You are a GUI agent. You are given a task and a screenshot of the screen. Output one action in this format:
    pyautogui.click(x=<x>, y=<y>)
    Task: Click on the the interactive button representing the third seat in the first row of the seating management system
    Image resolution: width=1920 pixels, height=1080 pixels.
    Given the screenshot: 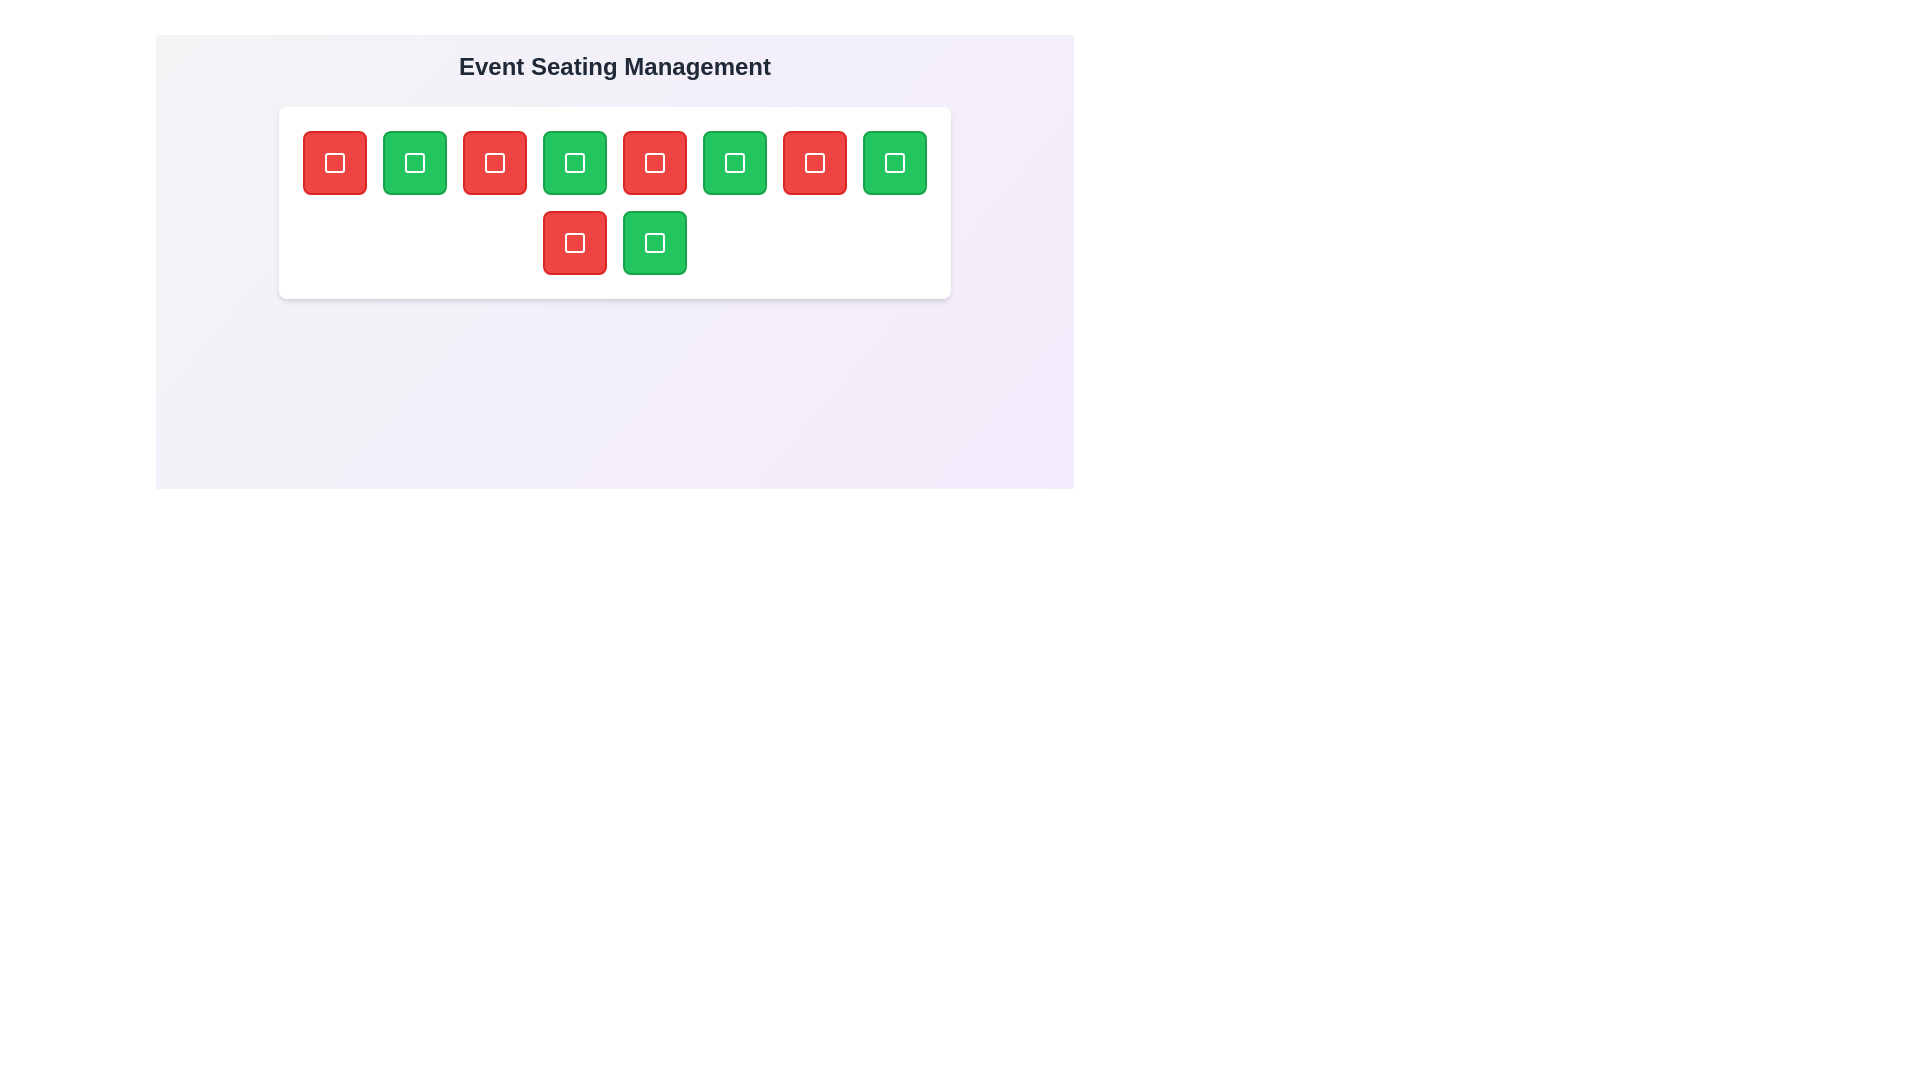 What is the action you would take?
    pyautogui.click(x=494, y=161)
    